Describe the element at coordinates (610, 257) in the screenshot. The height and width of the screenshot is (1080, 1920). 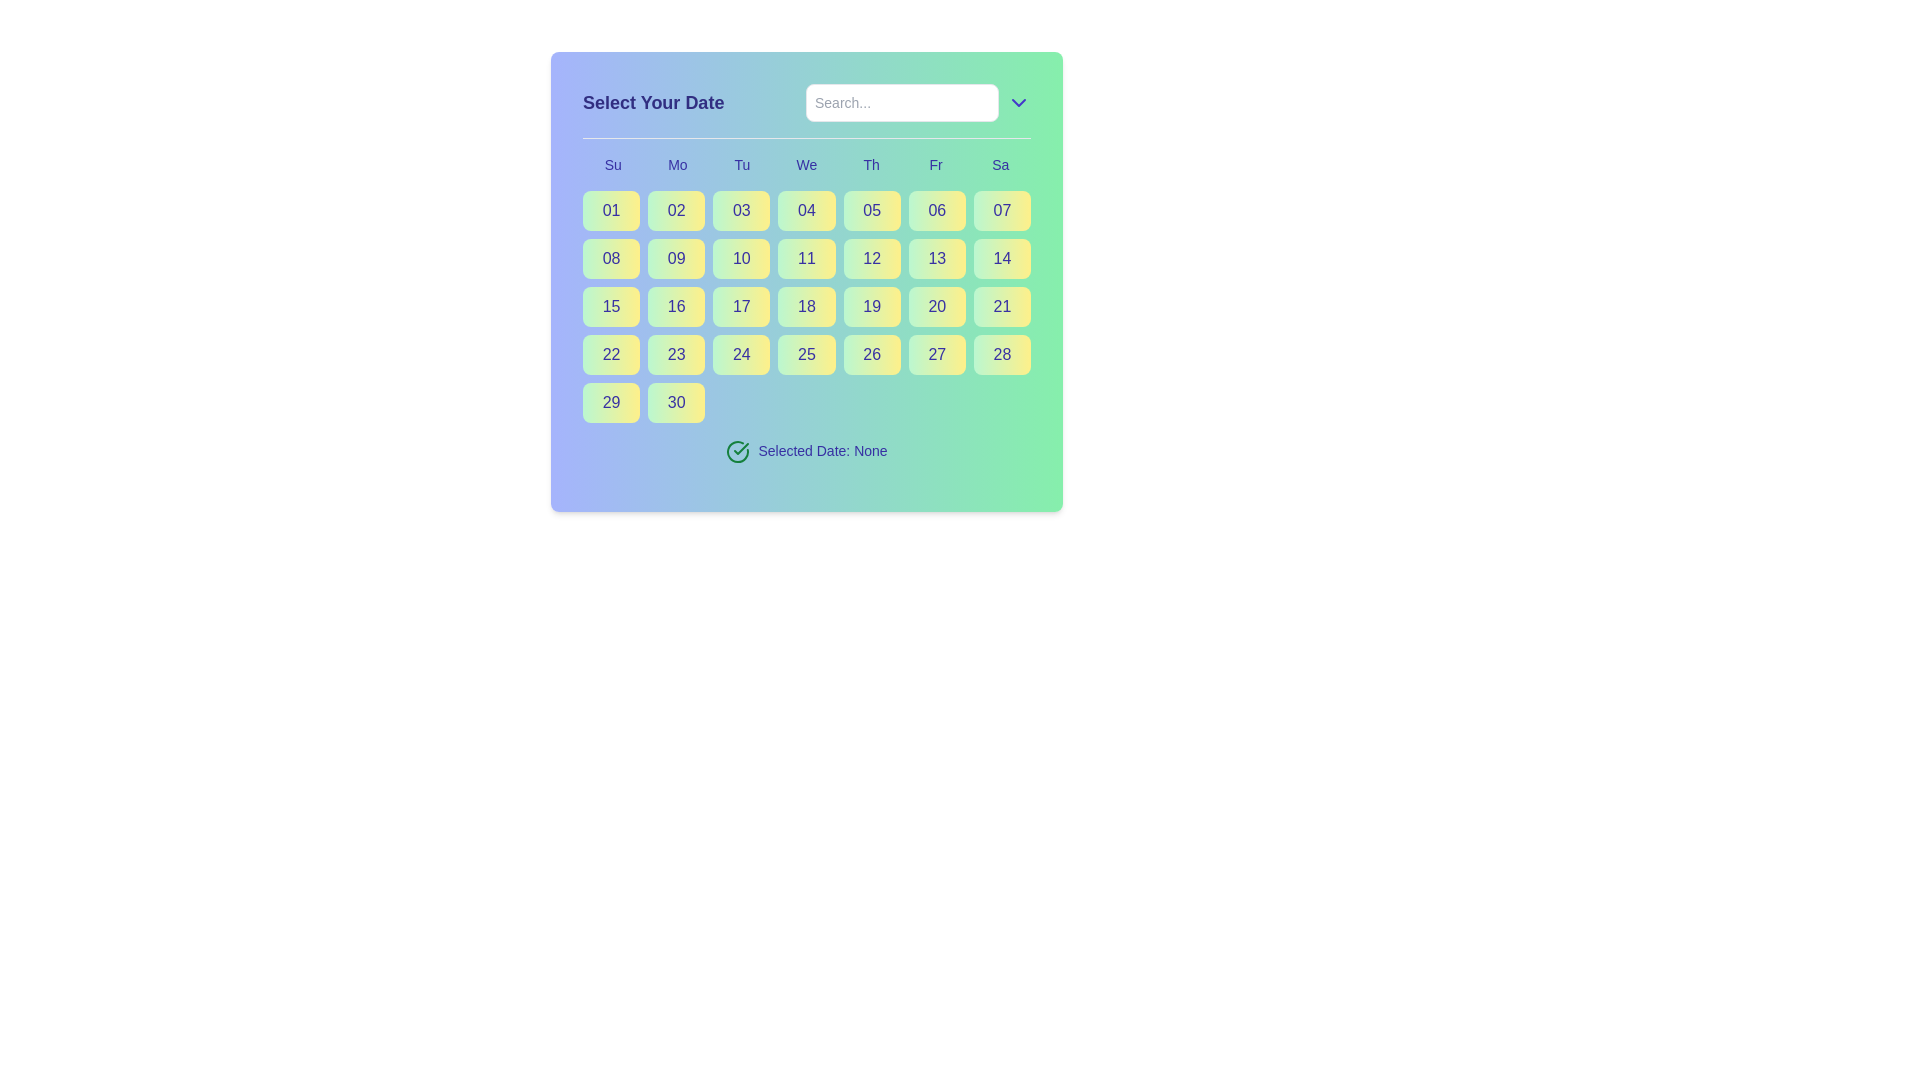
I see `the button displaying '08' with a gradient background from green to yellow, located in the second row and first column of the grid` at that location.